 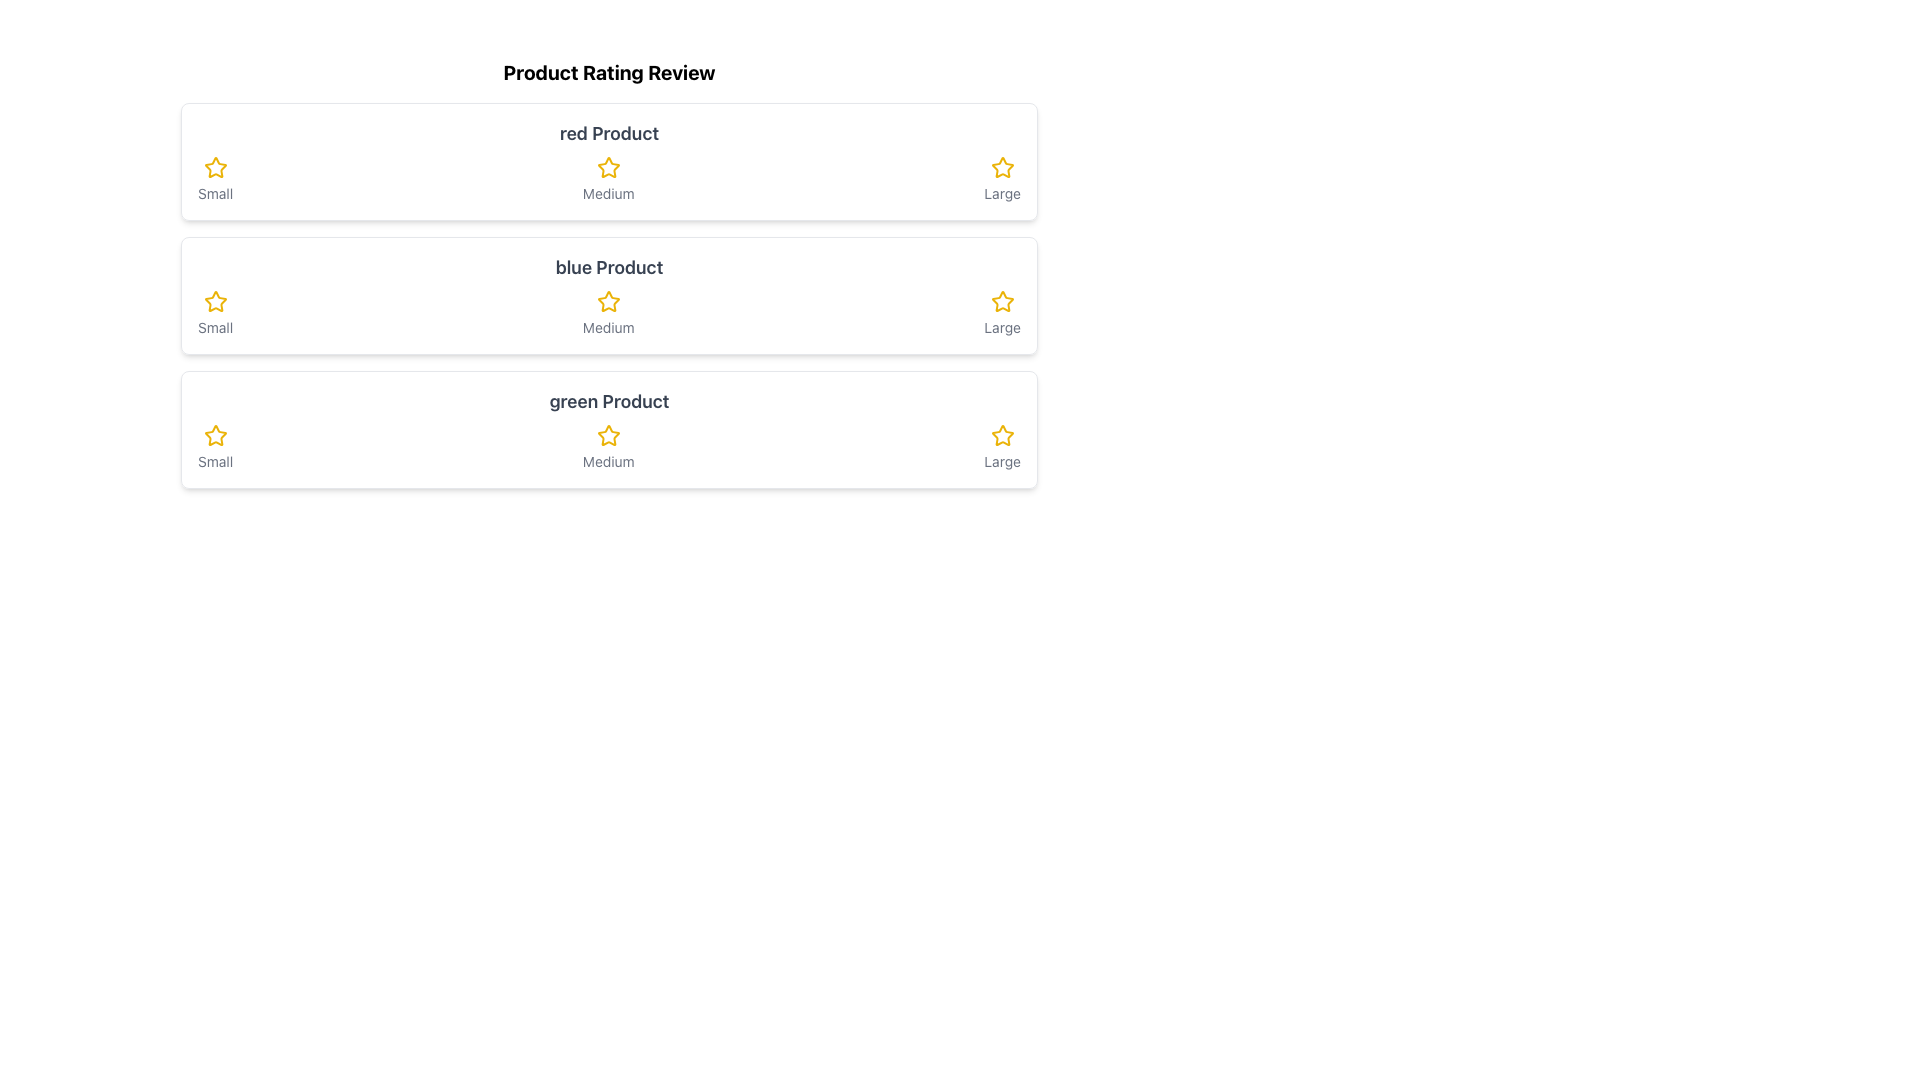 What do you see at coordinates (215, 434) in the screenshot?
I see `the rating icon for the 'Small' size option of the 'green Product' to toggle its state` at bounding box center [215, 434].